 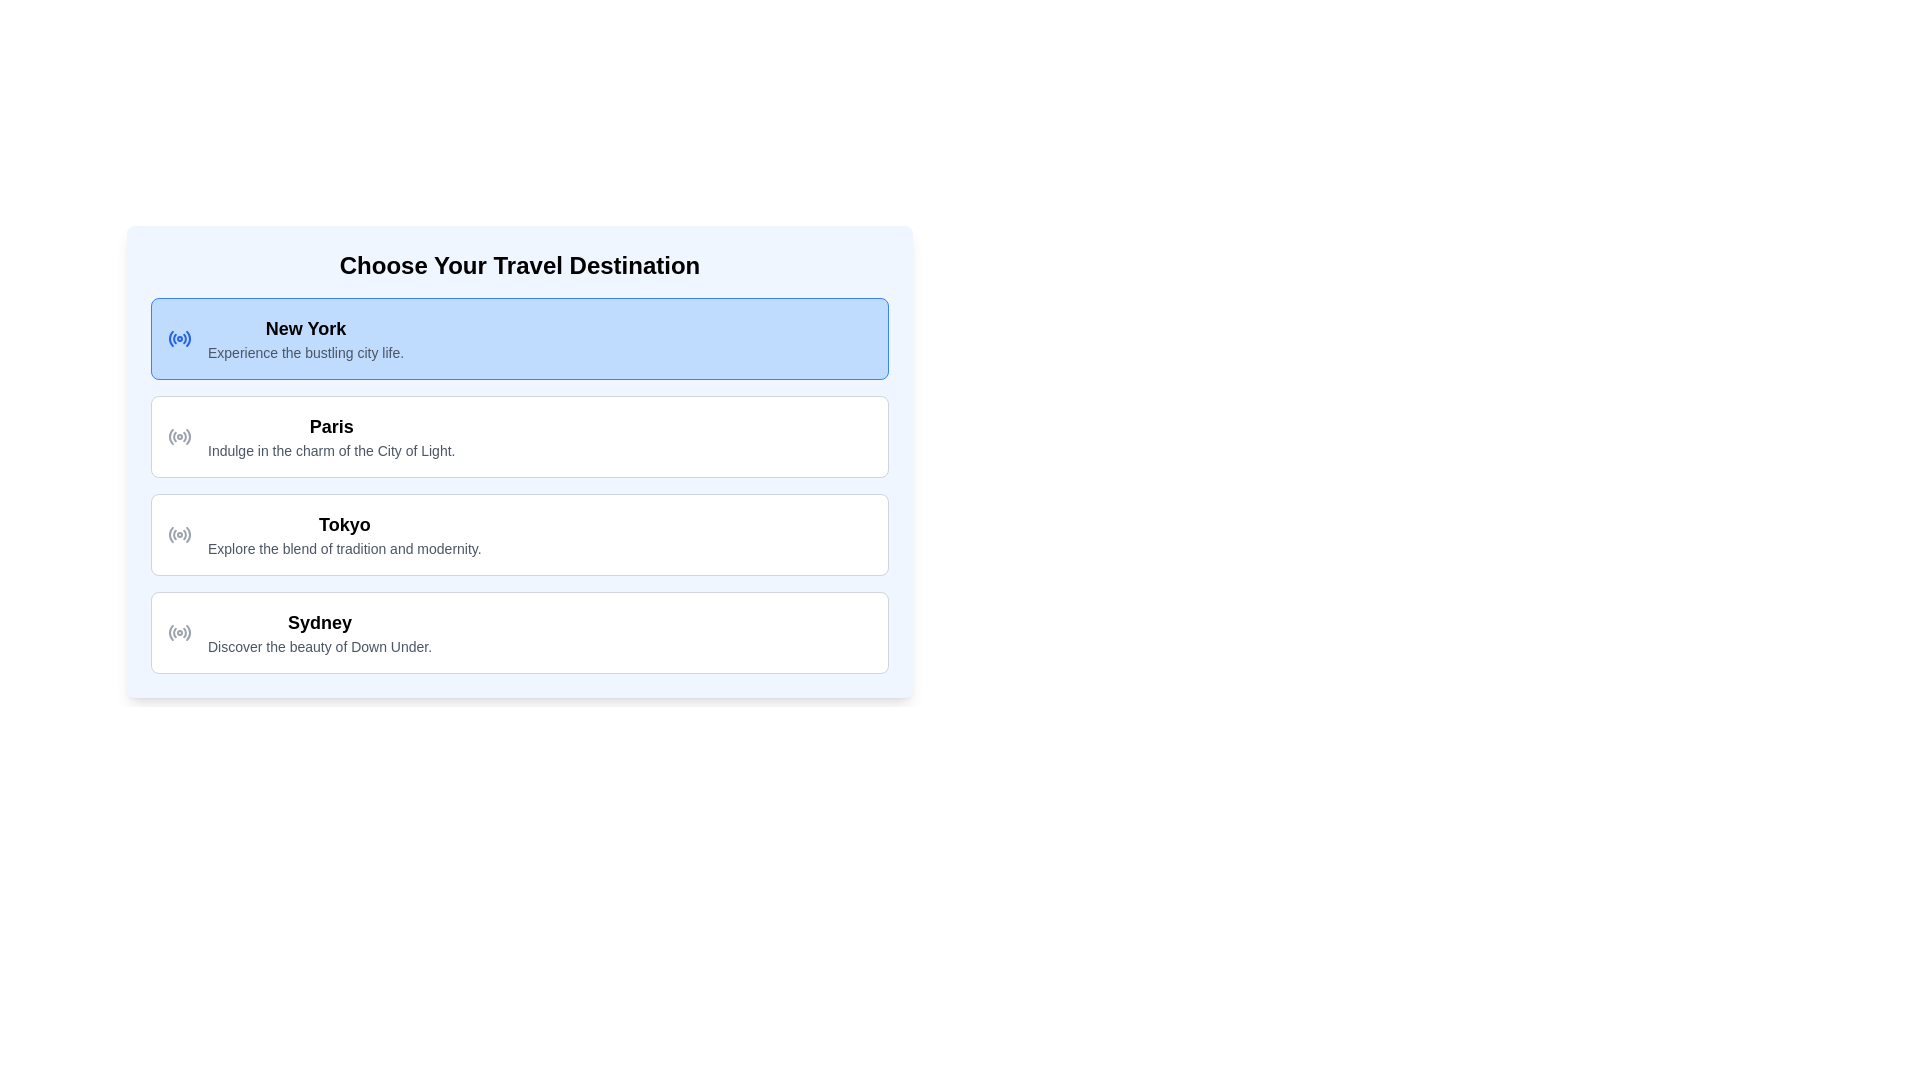 I want to click on the text label displaying 'Paris', which is prominently styled and located at the top center of the section representing the second travel option, so click(x=331, y=426).